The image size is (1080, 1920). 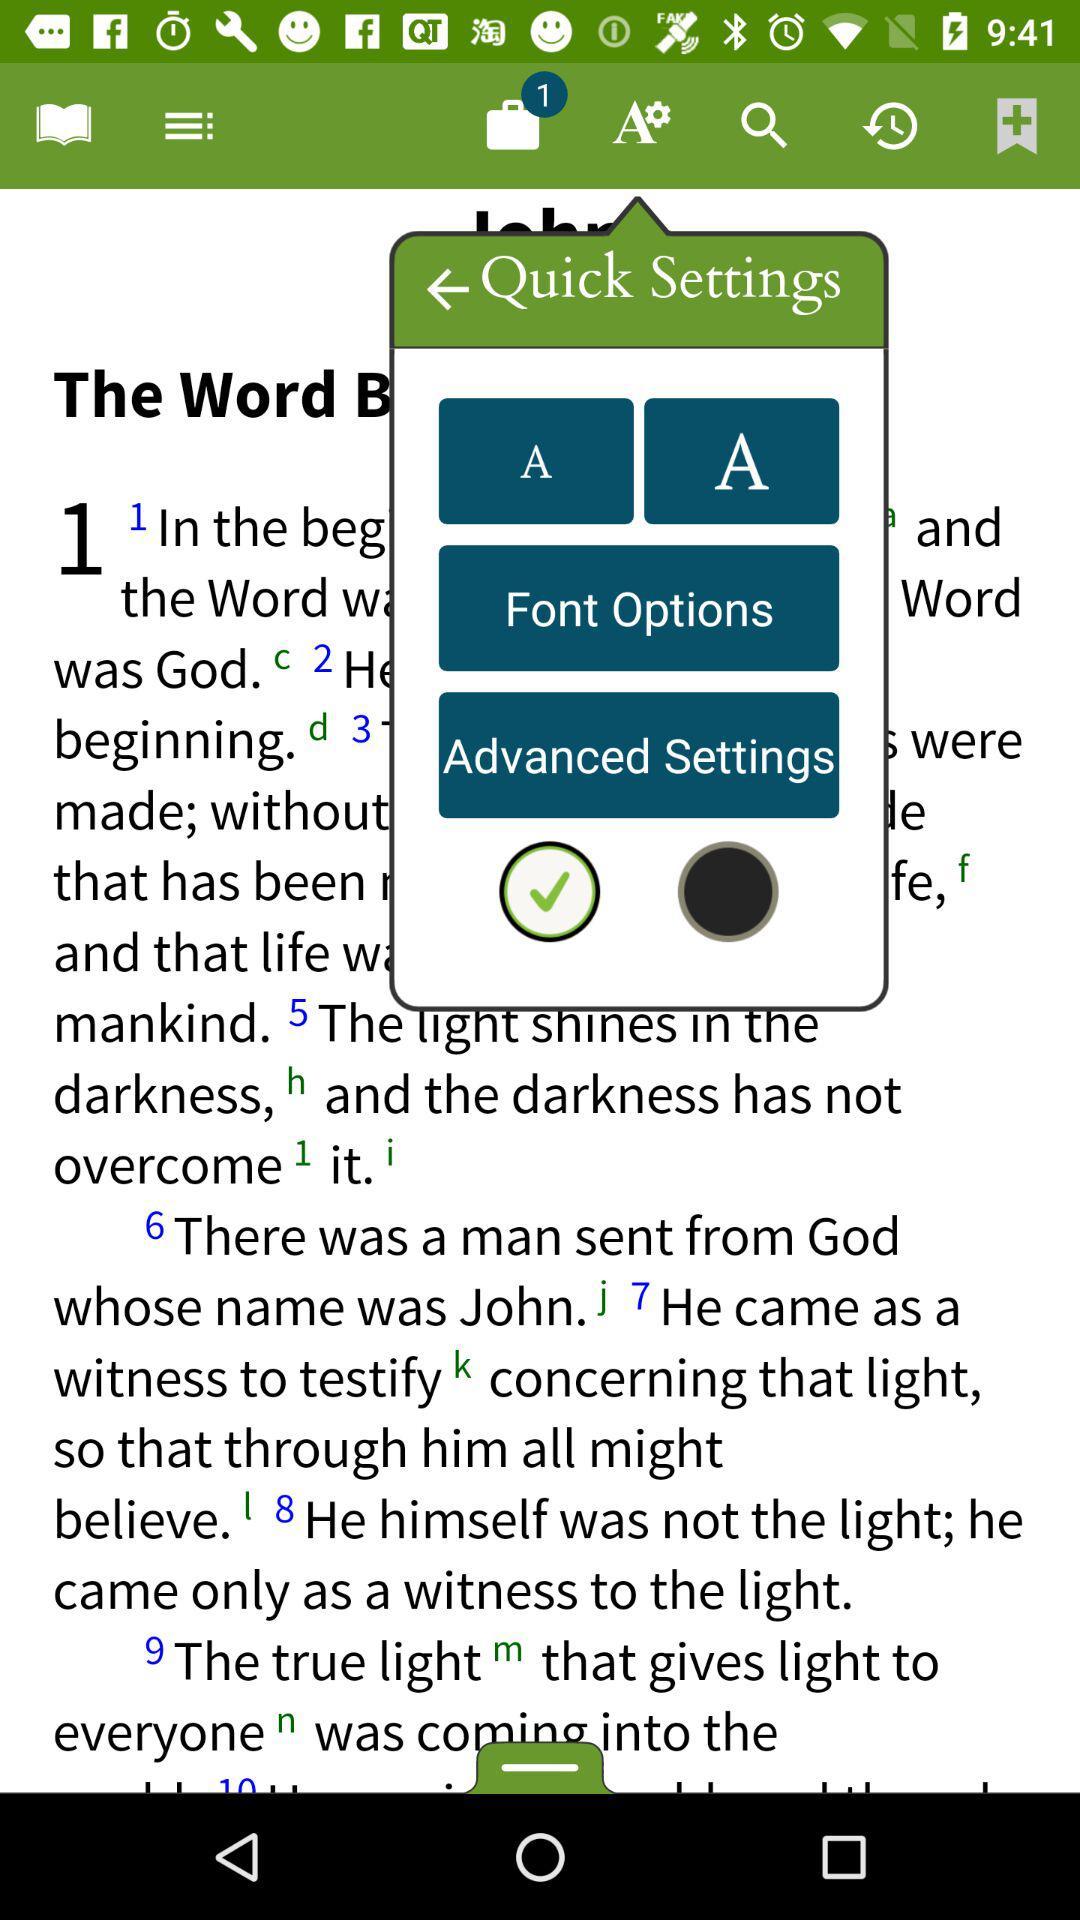 What do you see at coordinates (549, 890) in the screenshot?
I see `ok for settings` at bounding box center [549, 890].